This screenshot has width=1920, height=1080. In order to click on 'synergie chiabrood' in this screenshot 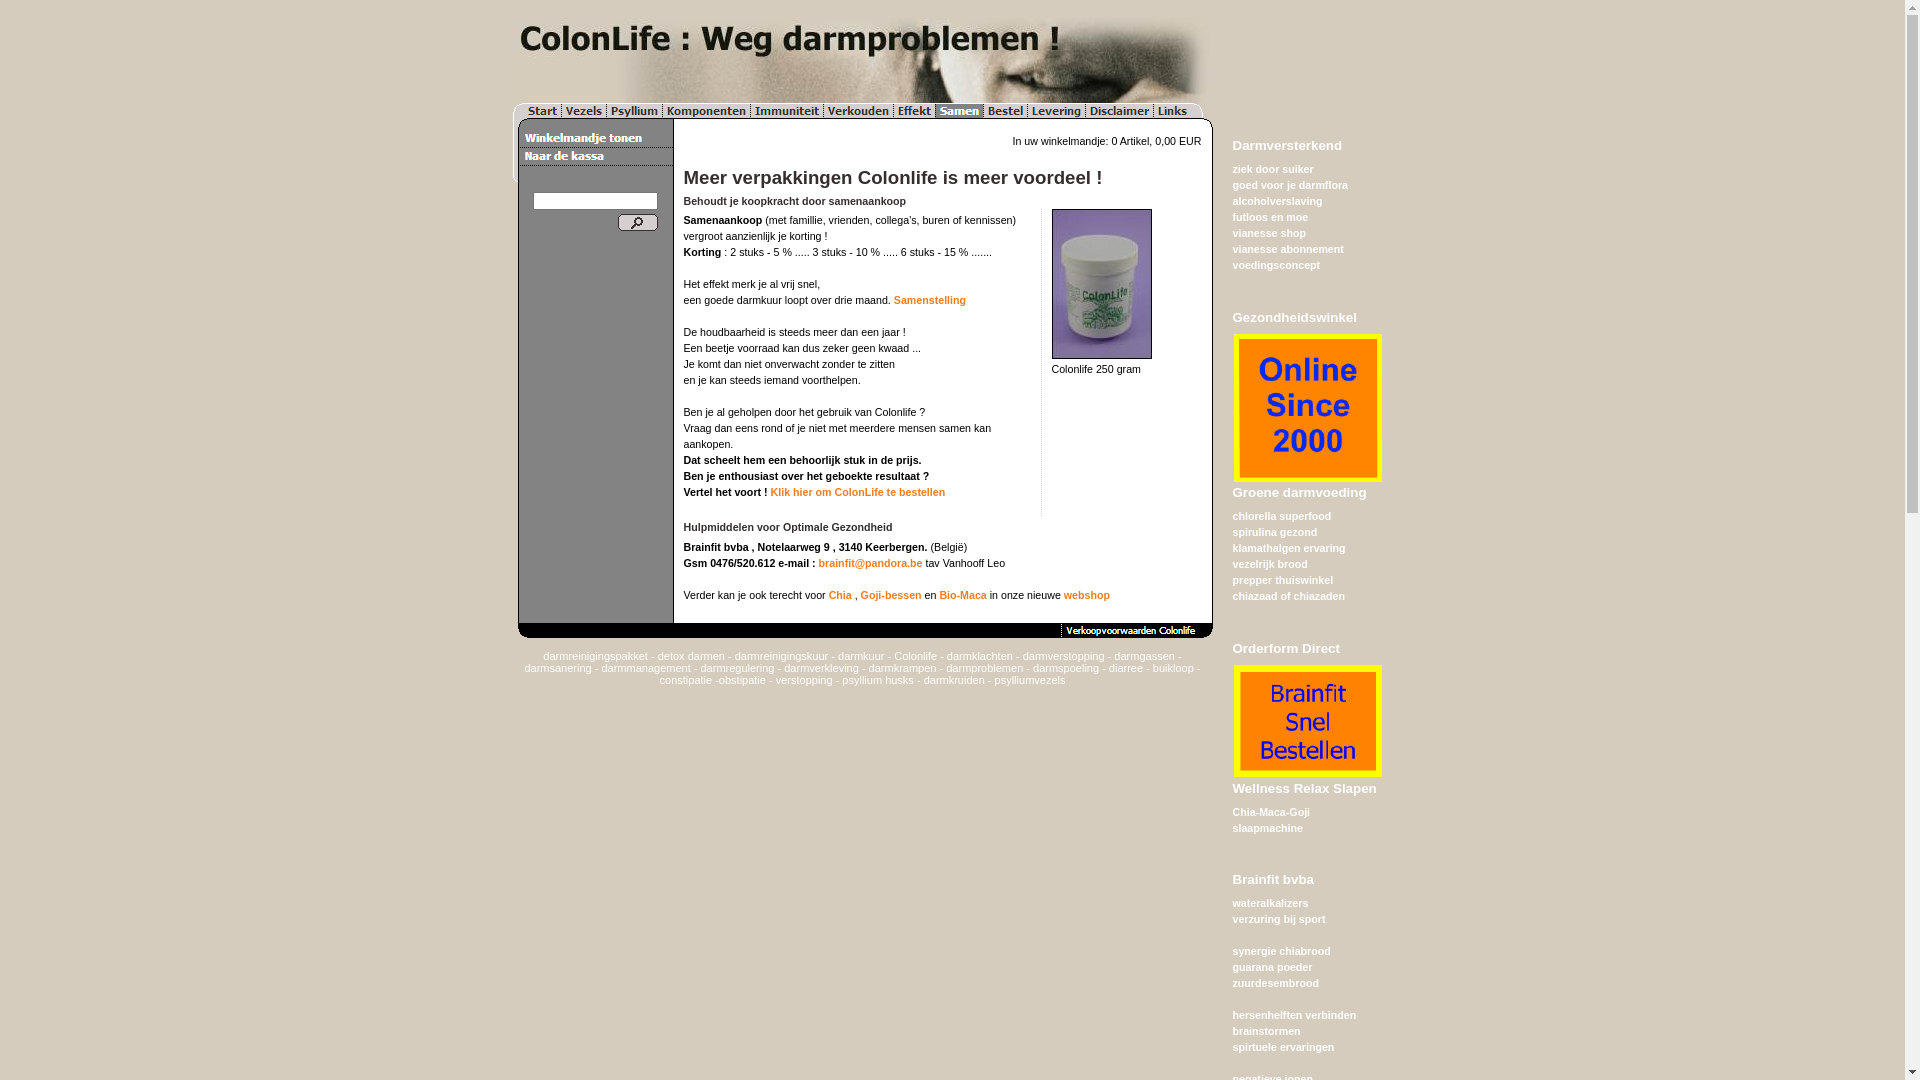, I will do `click(1281, 950)`.